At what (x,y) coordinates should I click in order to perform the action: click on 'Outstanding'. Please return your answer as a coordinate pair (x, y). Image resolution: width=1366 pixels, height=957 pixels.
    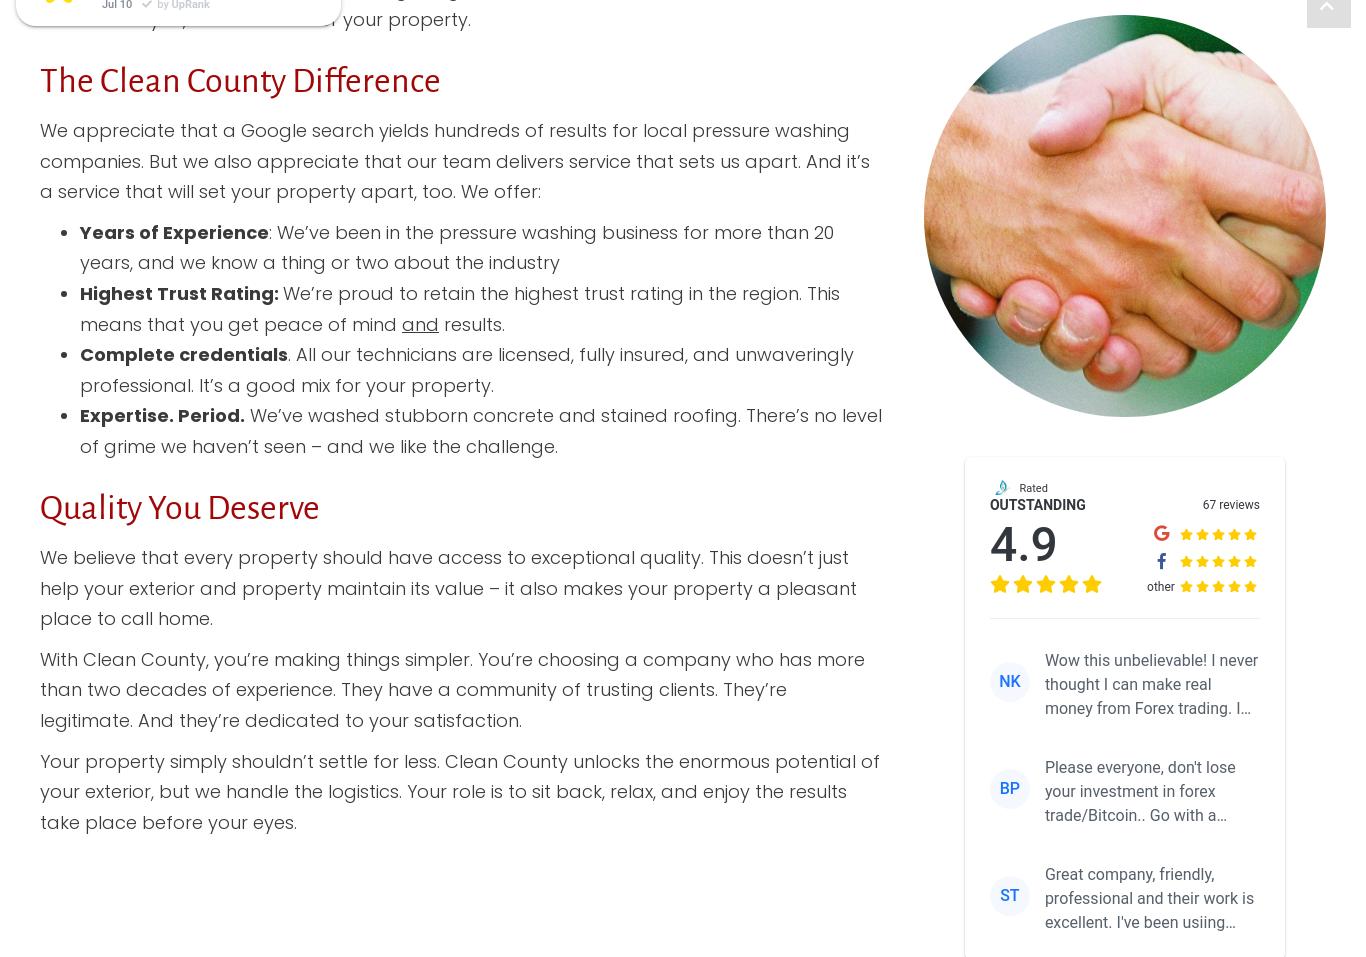
    Looking at the image, I should click on (1036, 503).